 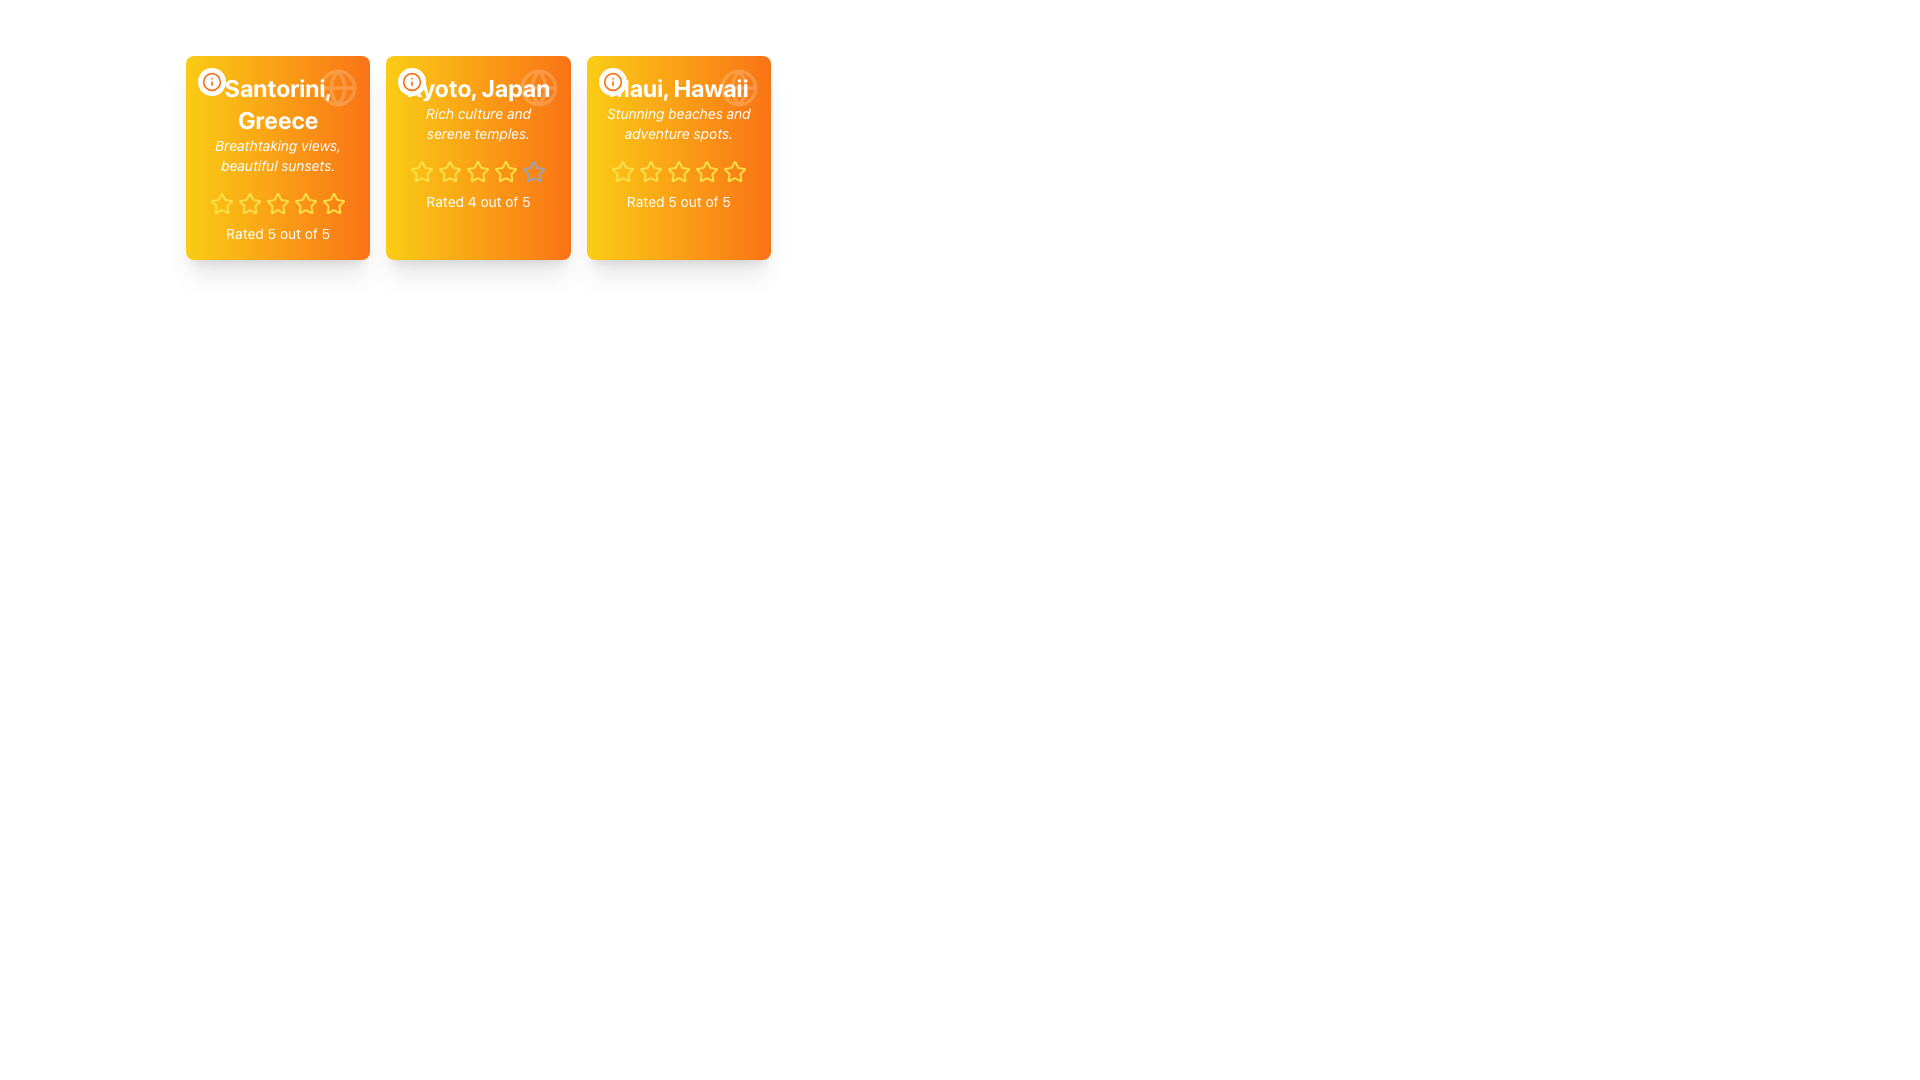 What do you see at coordinates (411, 80) in the screenshot?
I see `the circle graphical element within the 'info' icon located at the top-left of the card labeled 'Kyoto, Japan', which serves as a centerpiece of the button interface` at bounding box center [411, 80].